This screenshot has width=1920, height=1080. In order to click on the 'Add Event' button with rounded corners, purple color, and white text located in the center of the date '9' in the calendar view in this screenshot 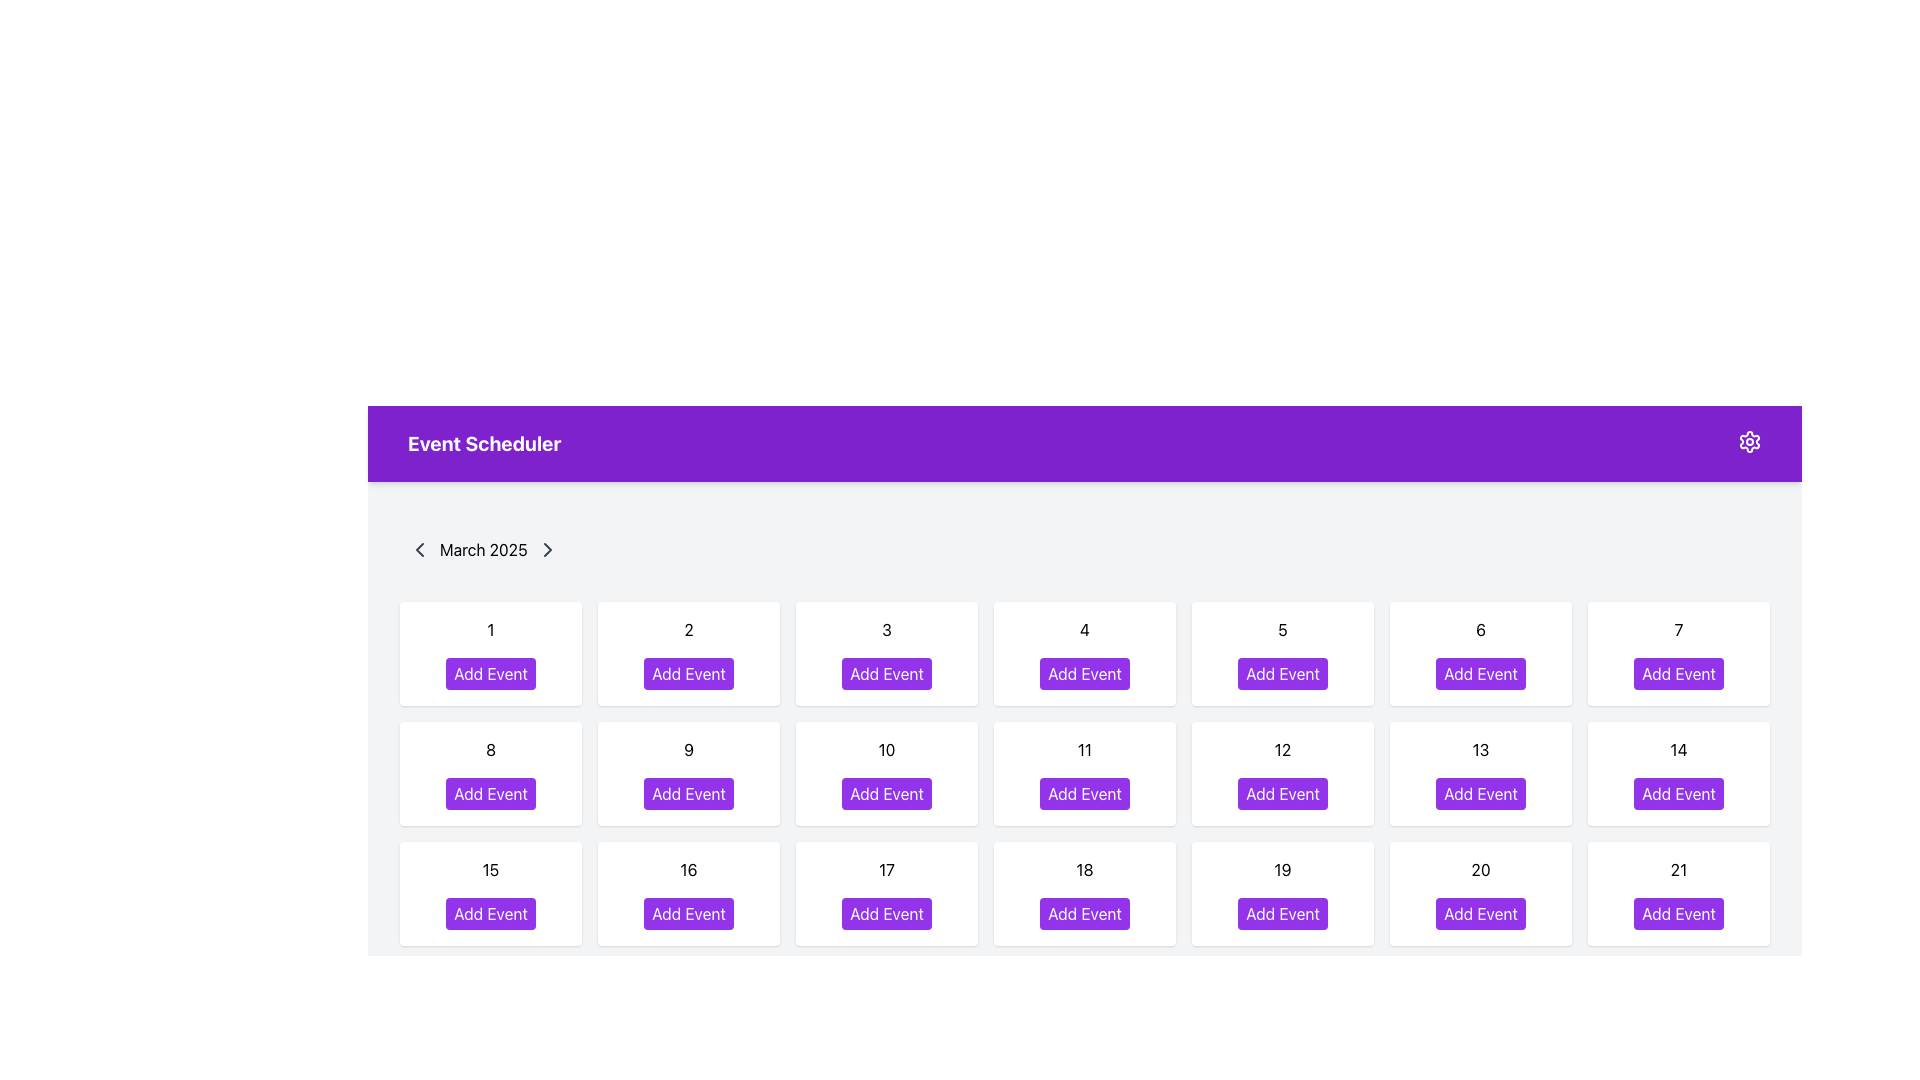, I will do `click(689, 793)`.